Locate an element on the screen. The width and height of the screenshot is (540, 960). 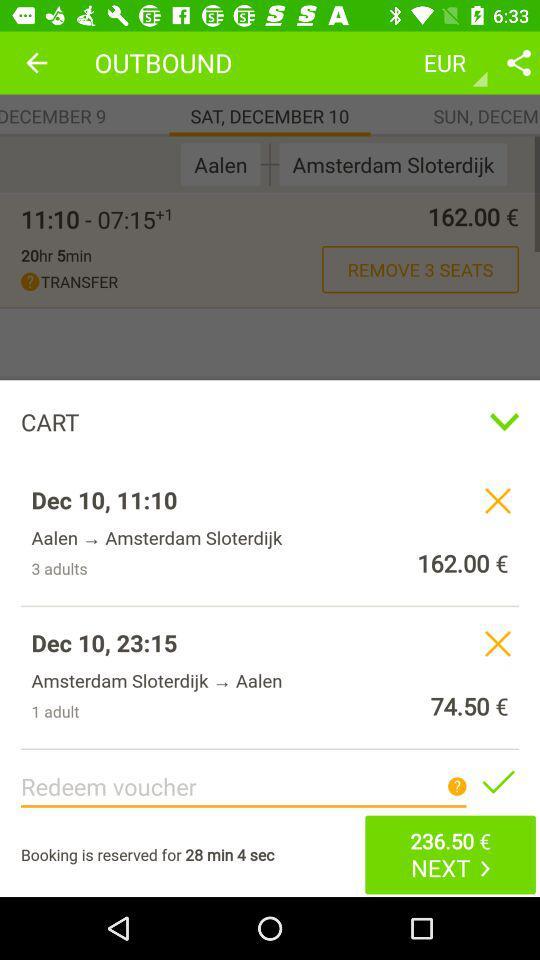
close is located at coordinates (496, 642).